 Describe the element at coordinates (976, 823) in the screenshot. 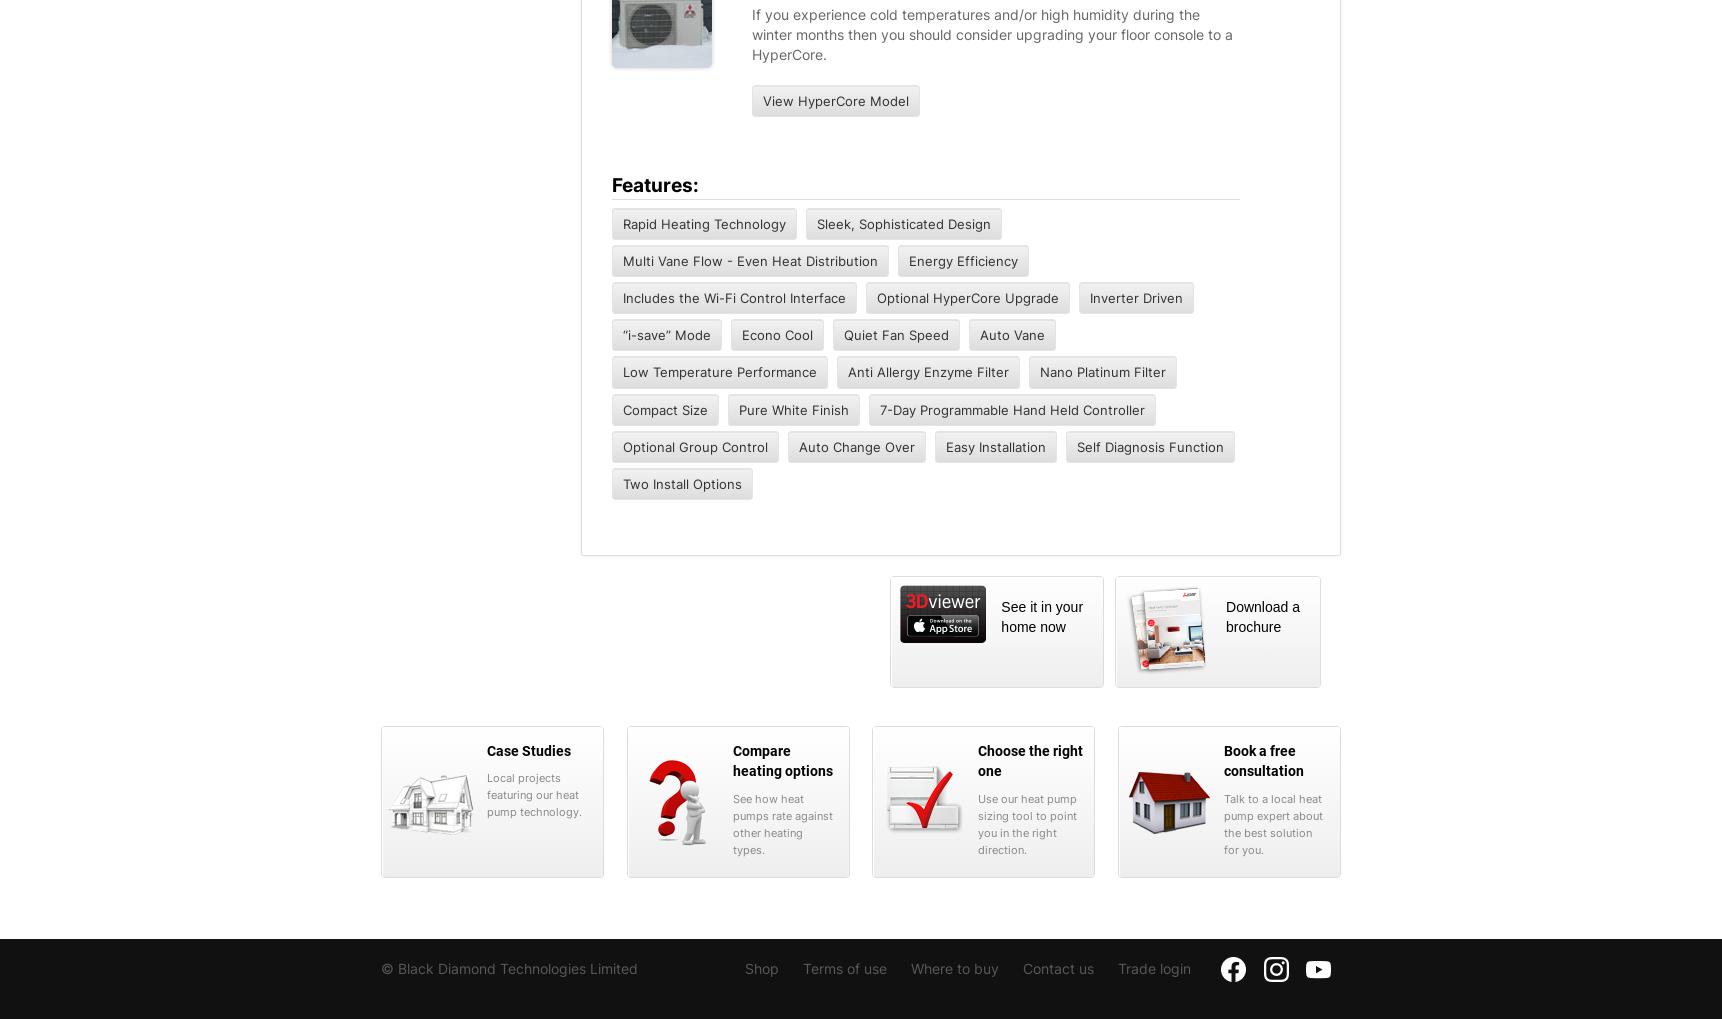

I see `'Use our heat pump sizing tool to point you in the right direction.'` at that location.